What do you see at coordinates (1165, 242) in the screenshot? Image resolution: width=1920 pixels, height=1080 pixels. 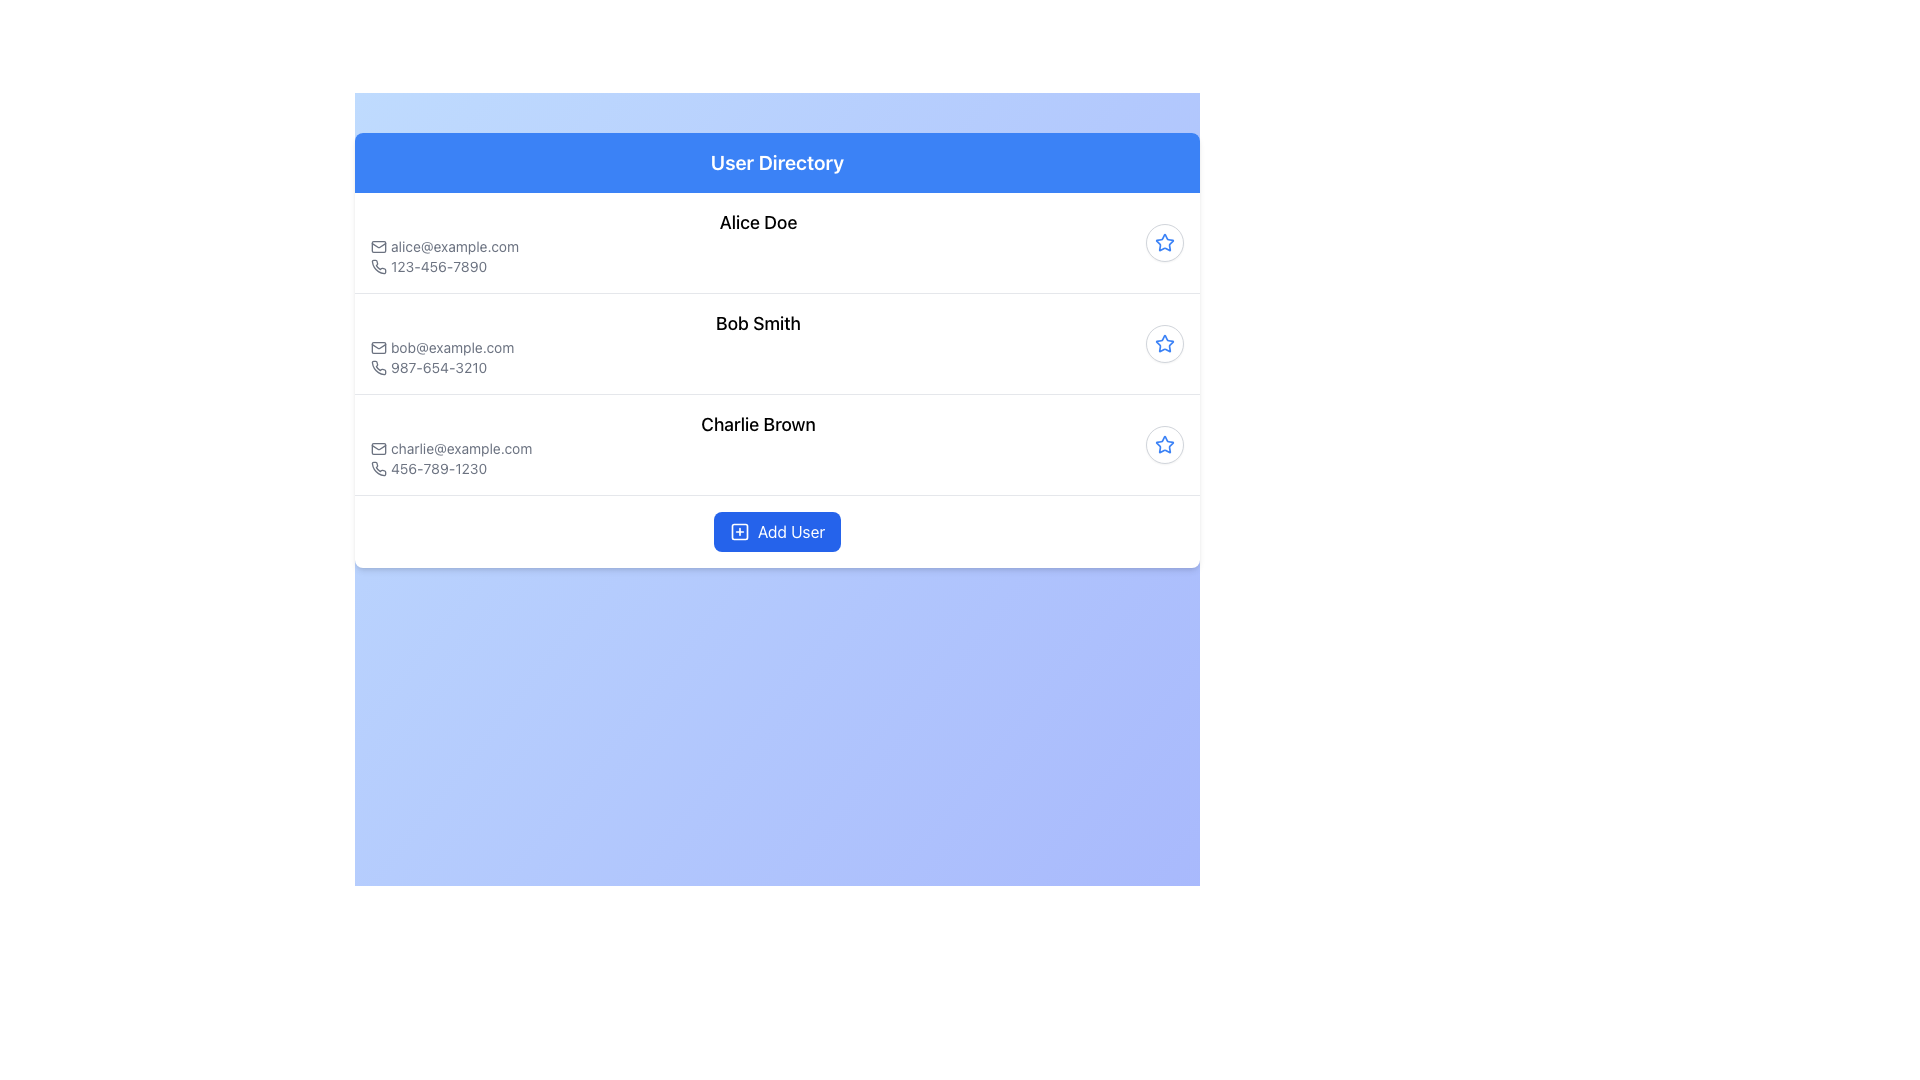 I see `the circular button with a blue hollow star icon located adjacent to 'Alice Doe' in the User Directory` at bounding box center [1165, 242].